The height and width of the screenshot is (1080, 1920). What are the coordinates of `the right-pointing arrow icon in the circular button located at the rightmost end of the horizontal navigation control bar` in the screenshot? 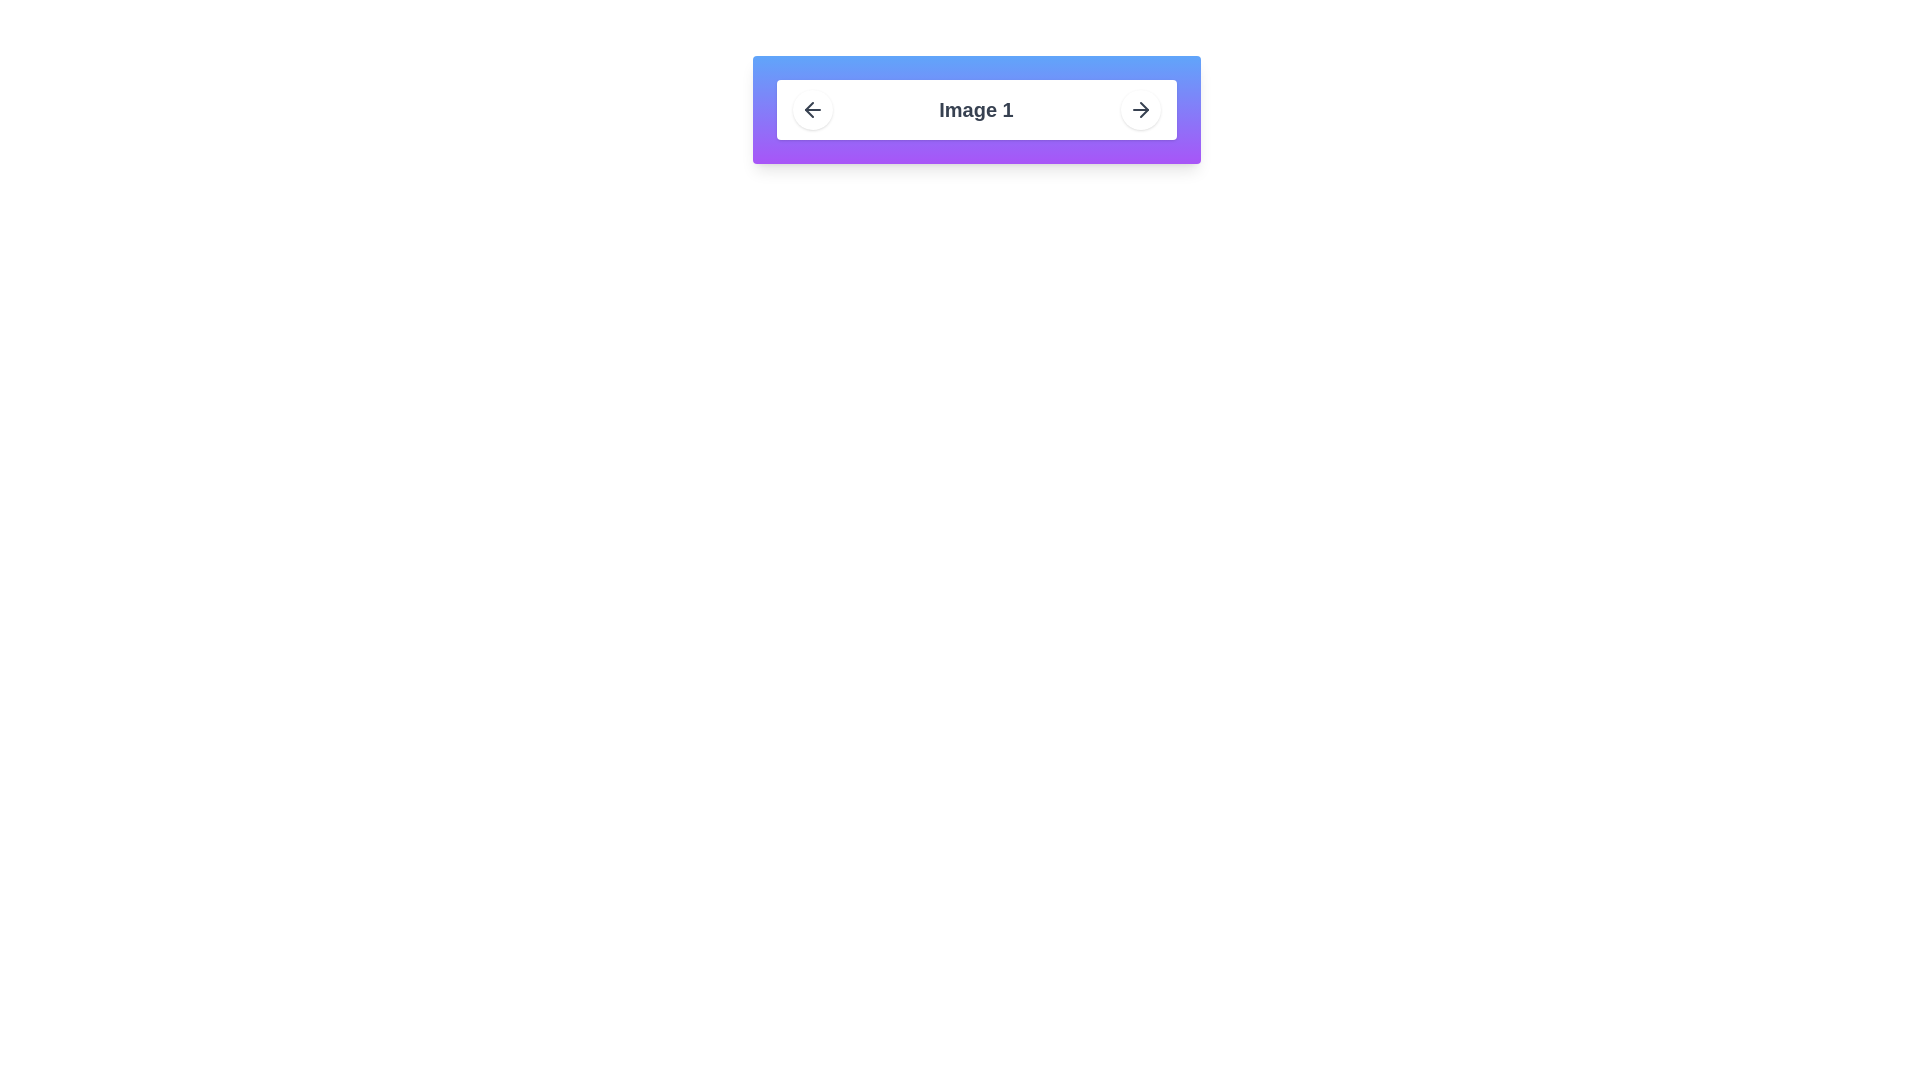 It's located at (1140, 110).